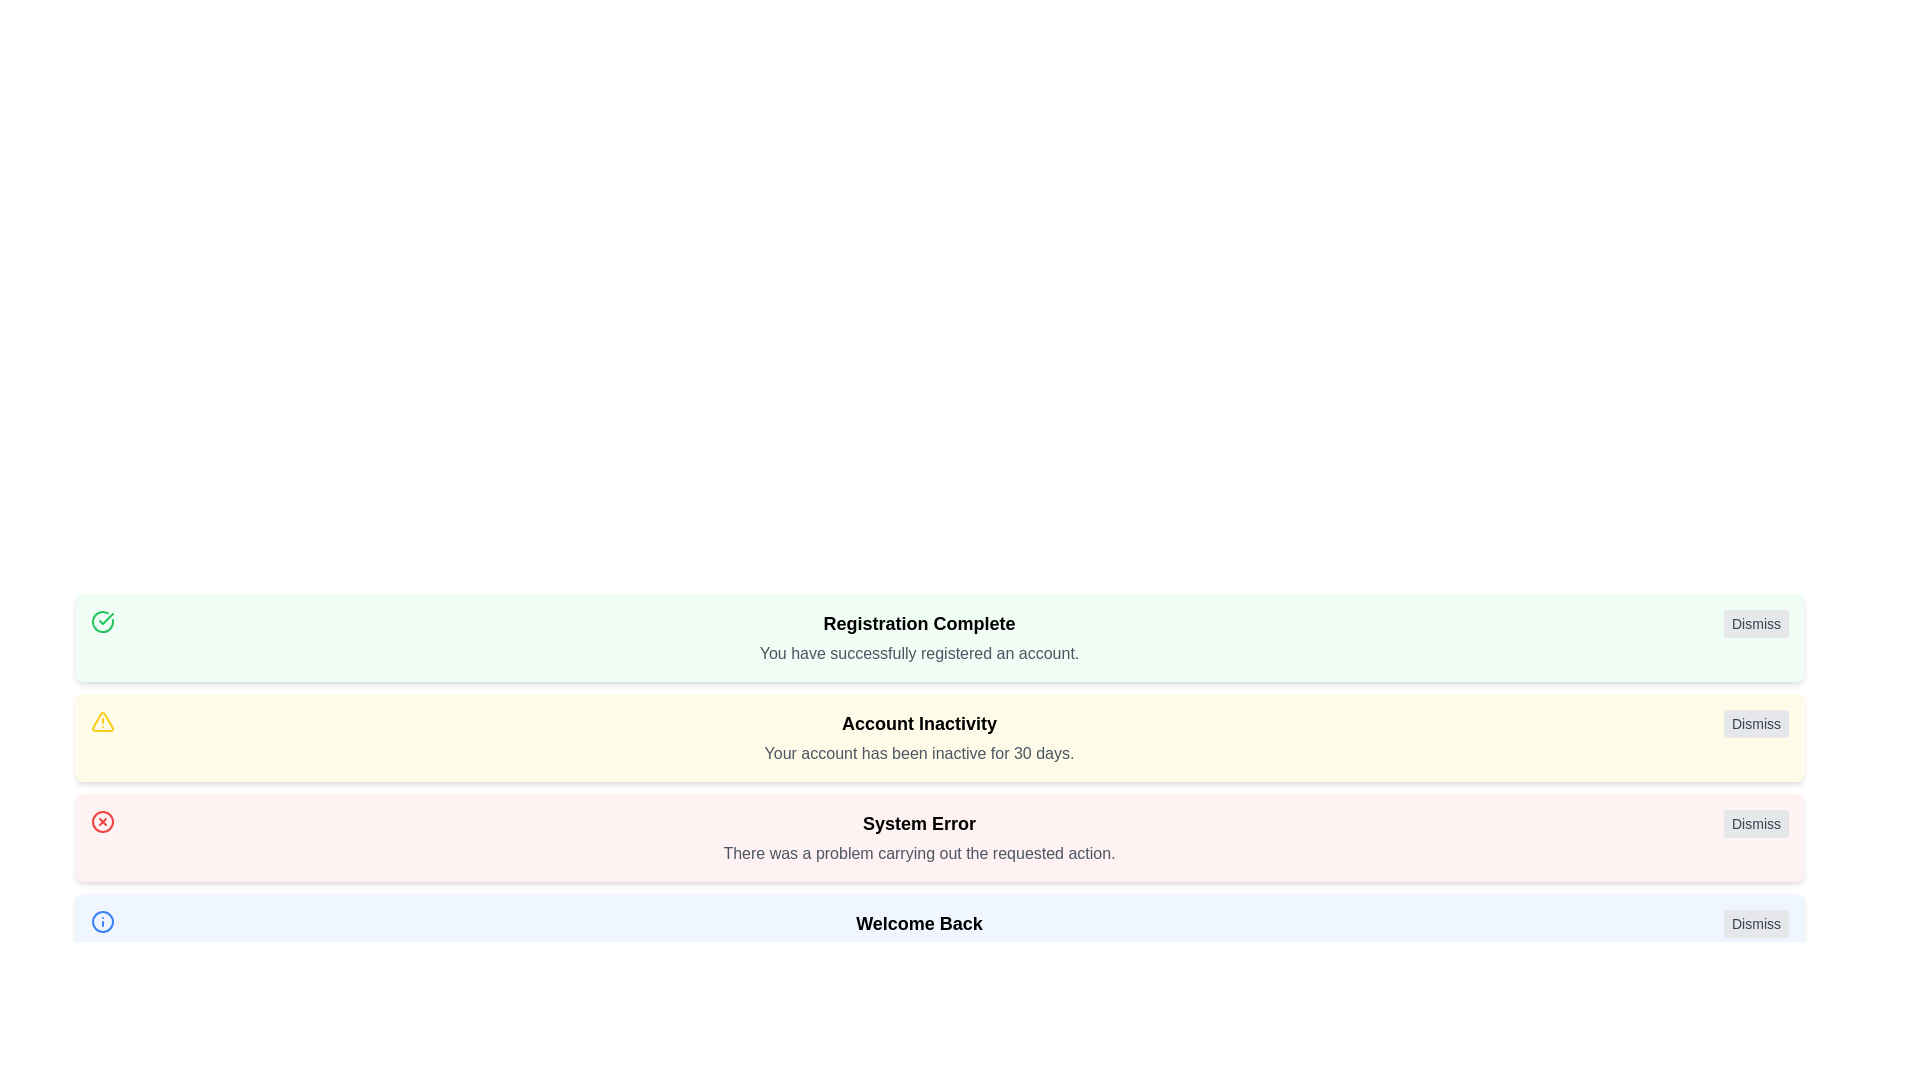  I want to click on the notification detail message indicating account inactivity duration of 30 days, which is centrally aligned beneath the heading 'Account Inactivity', so click(918, 753).